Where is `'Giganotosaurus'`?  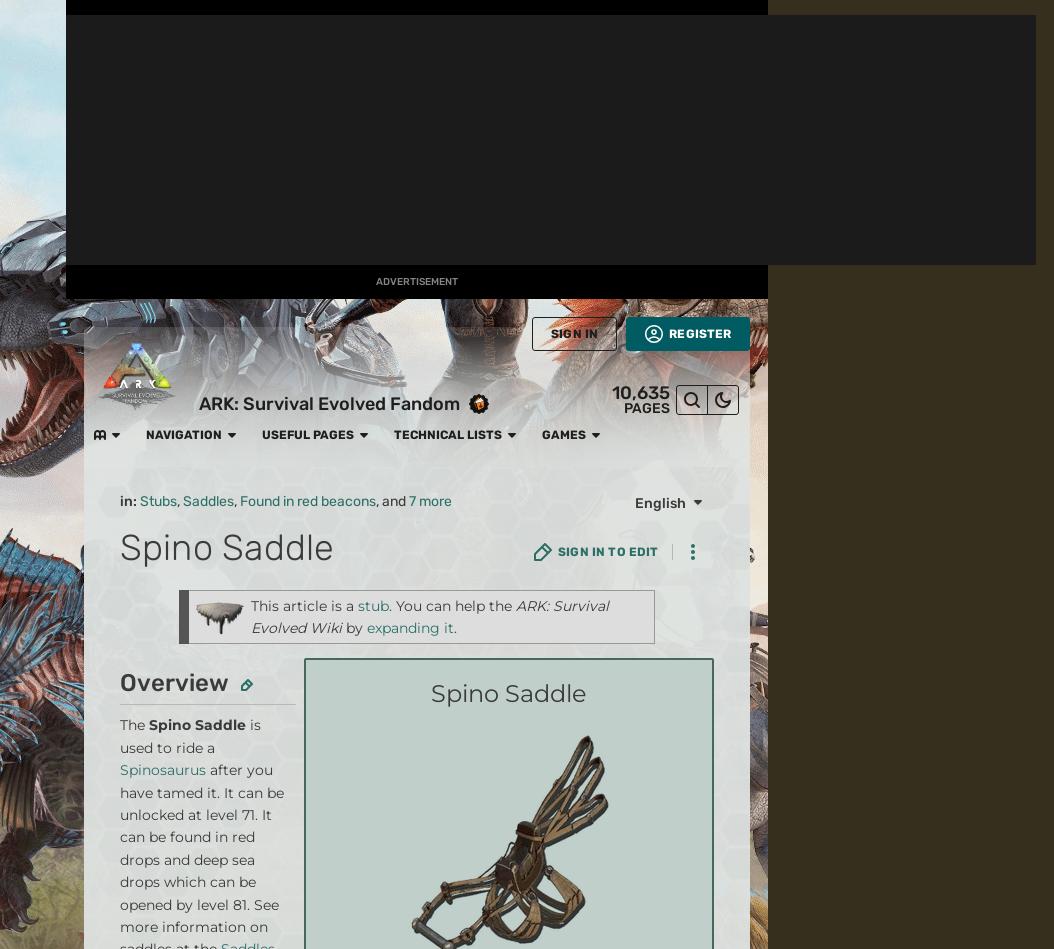
'Giganotosaurus' is located at coordinates (493, 266).